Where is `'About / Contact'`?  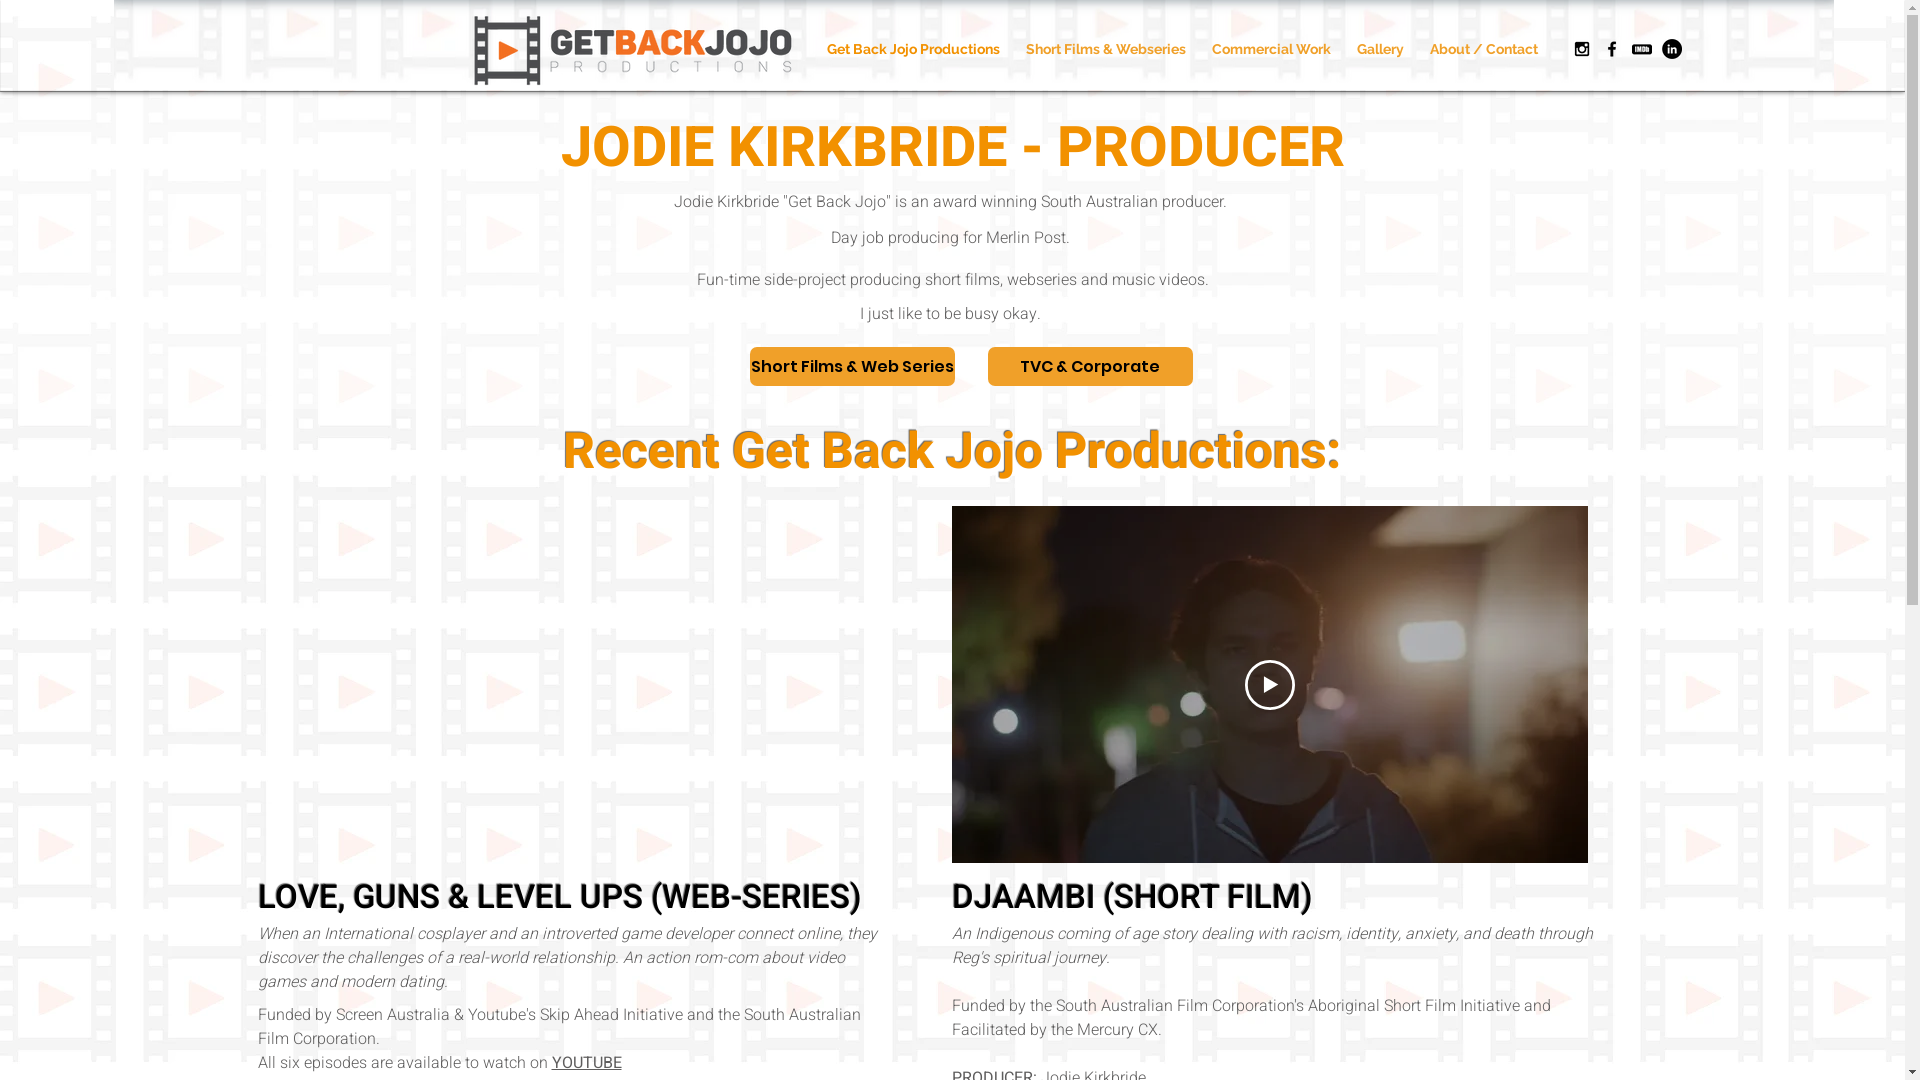 'About / Contact' is located at coordinates (1483, 48).